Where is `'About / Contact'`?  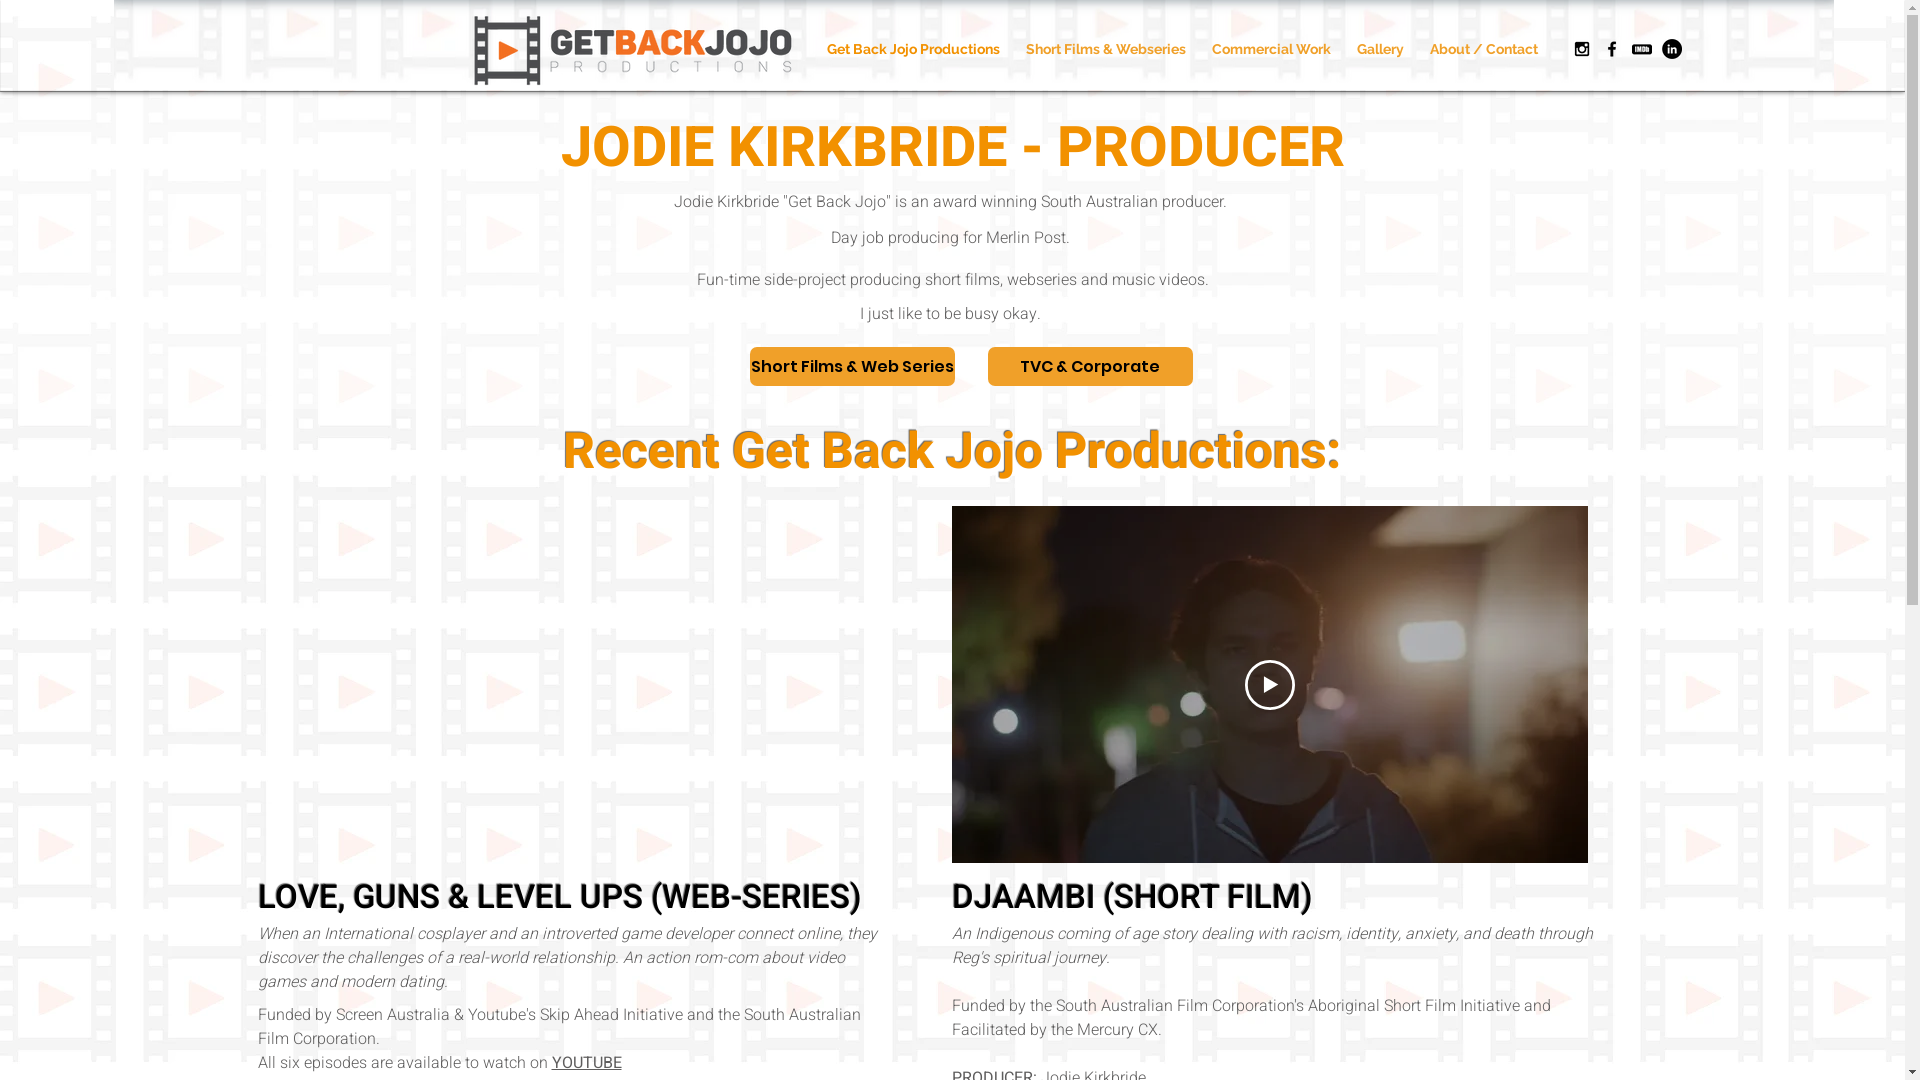 'About / Contact' is located at coordinates (1483, 48).